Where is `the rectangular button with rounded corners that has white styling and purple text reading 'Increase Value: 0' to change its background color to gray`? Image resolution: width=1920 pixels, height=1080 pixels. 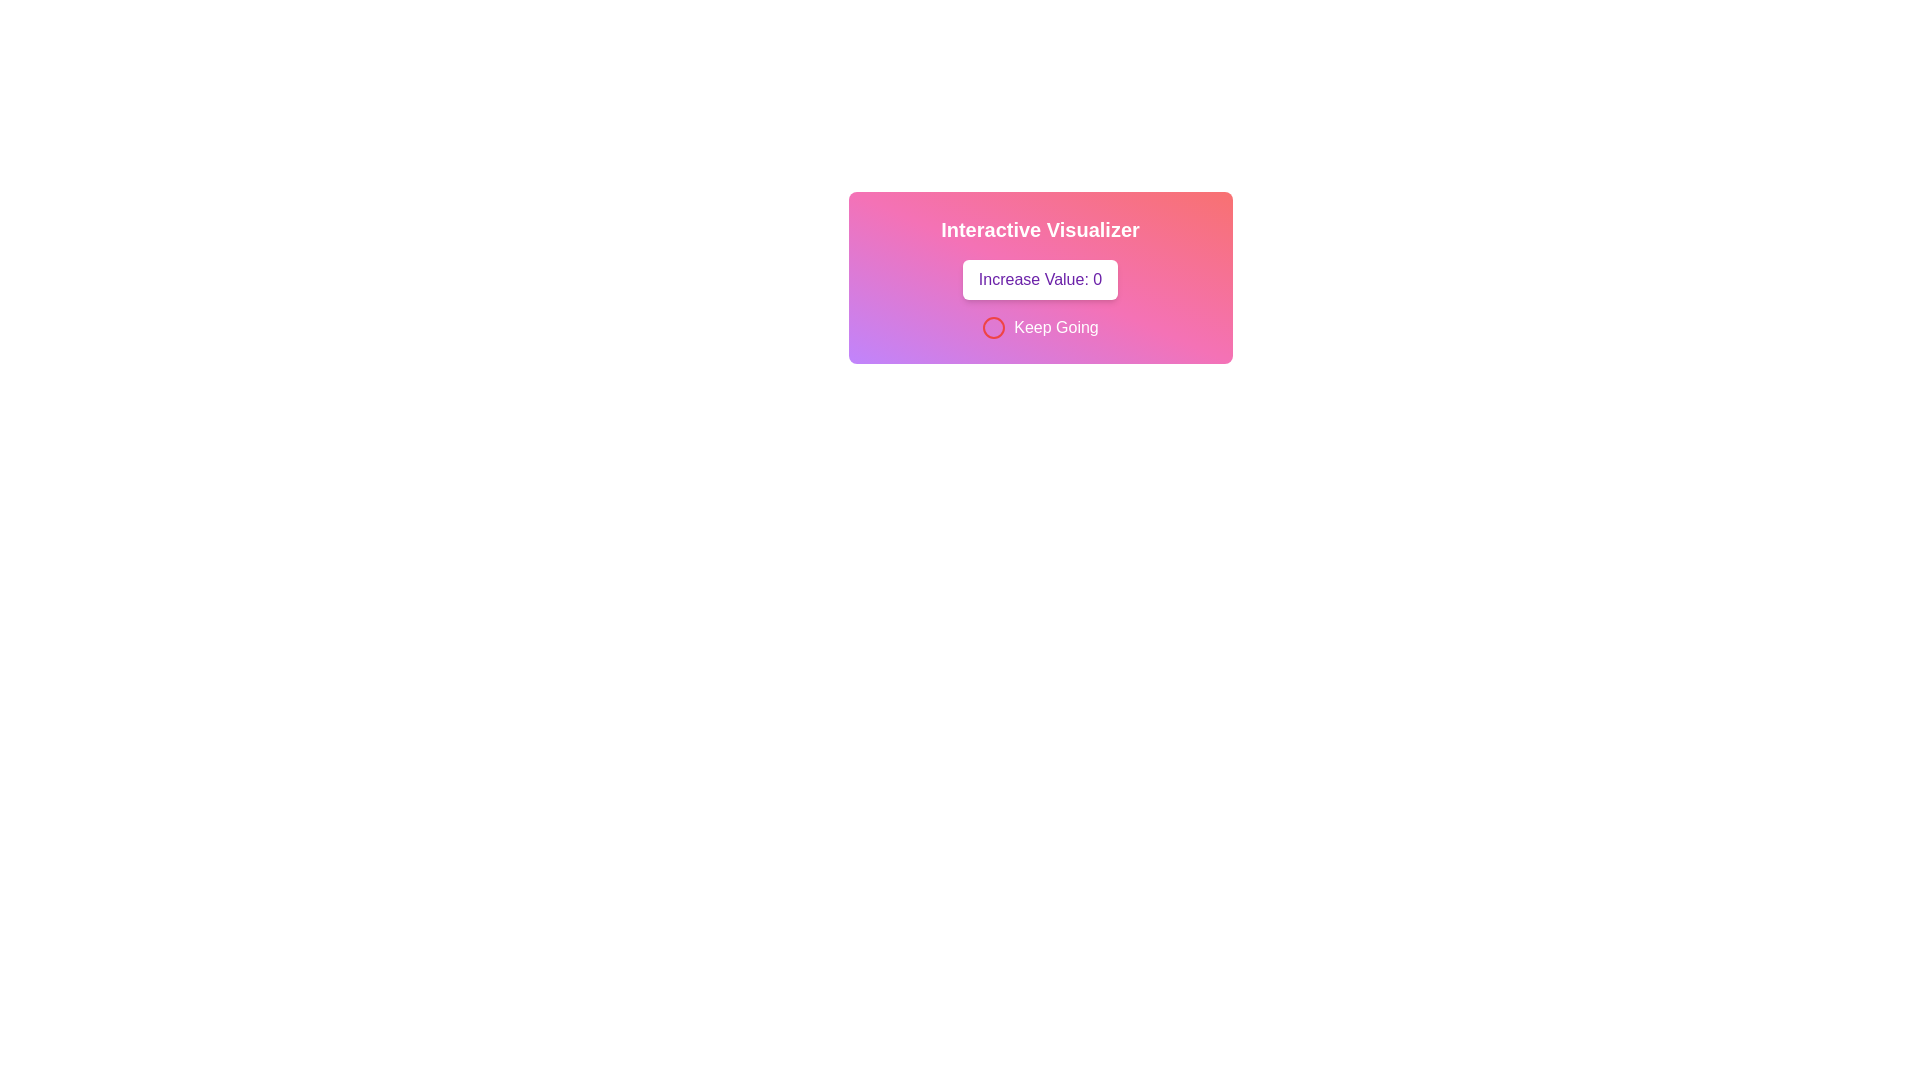 the rectangular button with rounded corners that has white styling and purple text reading 'Increase Value: 0' to change its background color to gray is located at coordinates (1040, 280).